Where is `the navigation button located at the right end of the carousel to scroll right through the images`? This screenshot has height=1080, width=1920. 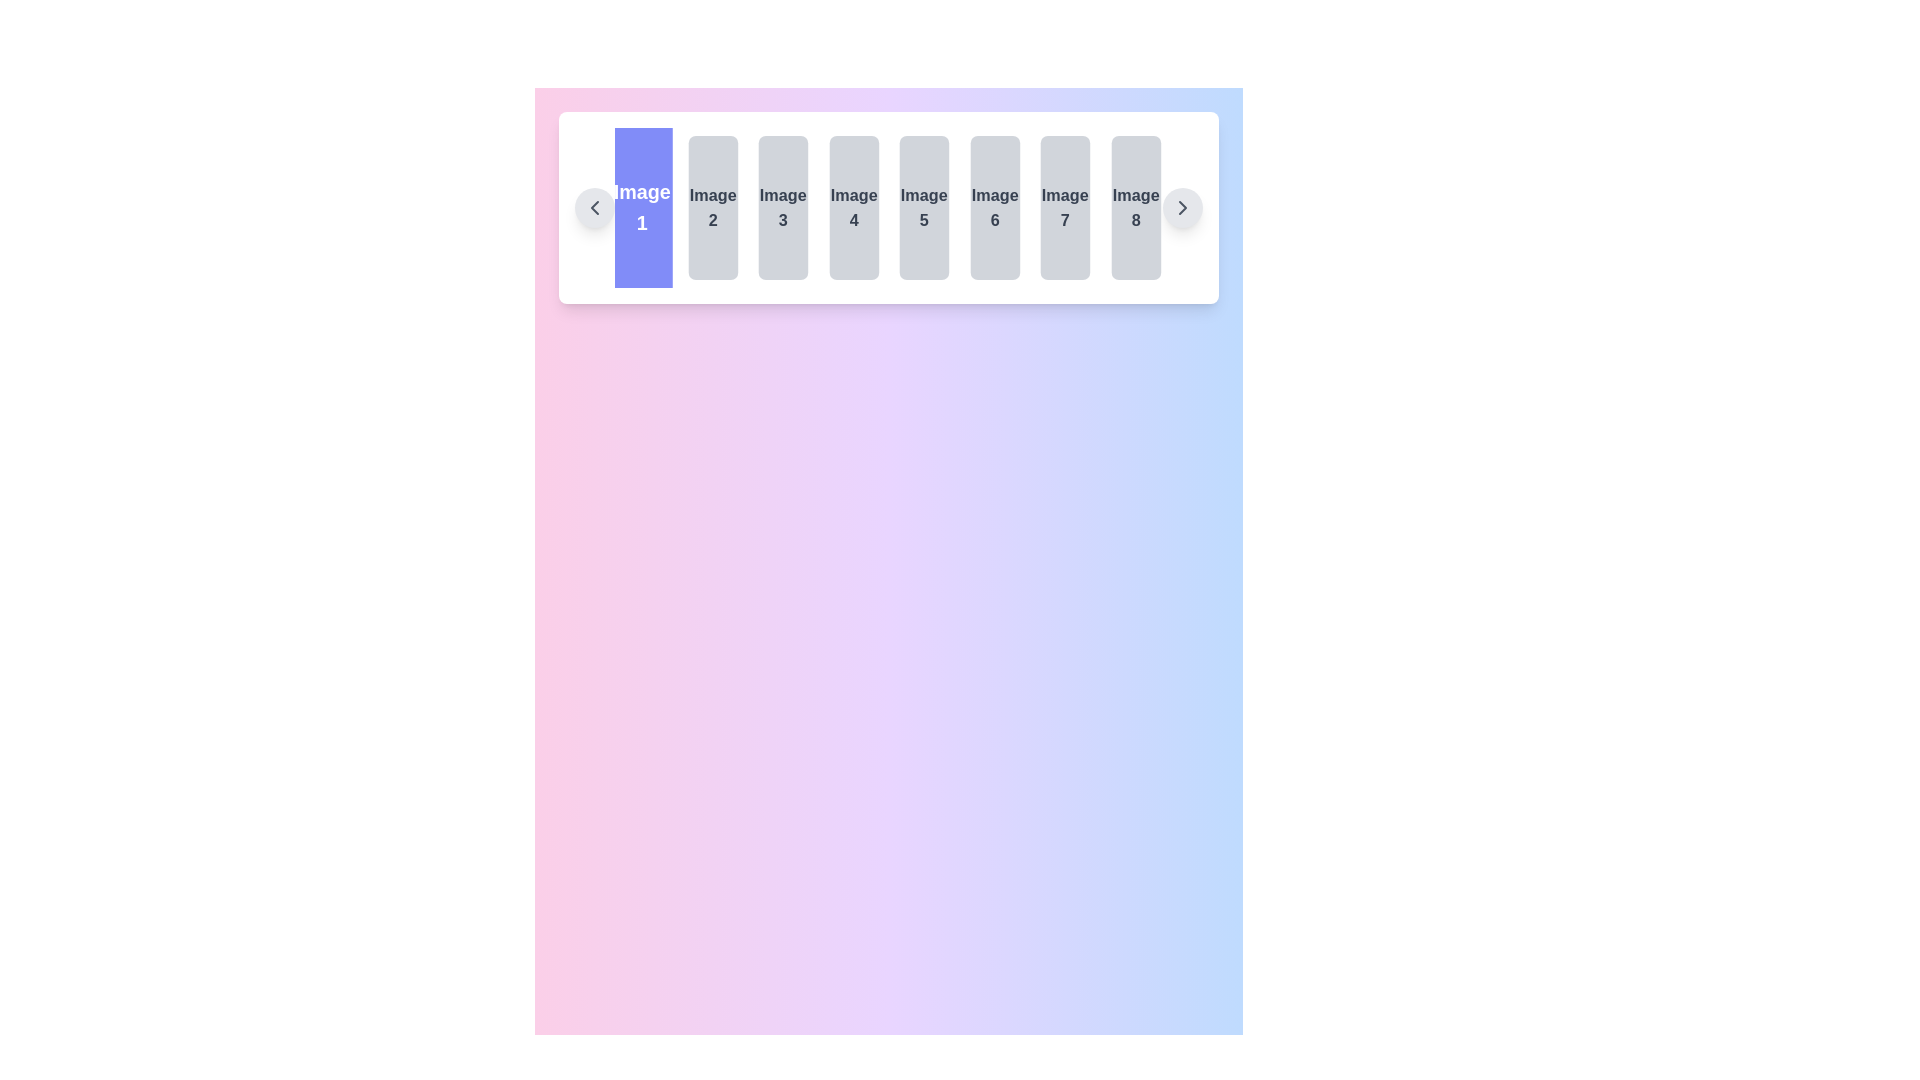 the navigation button located at the right end of the carousel to scroll right through the images is located at coordinates (1182, 208).